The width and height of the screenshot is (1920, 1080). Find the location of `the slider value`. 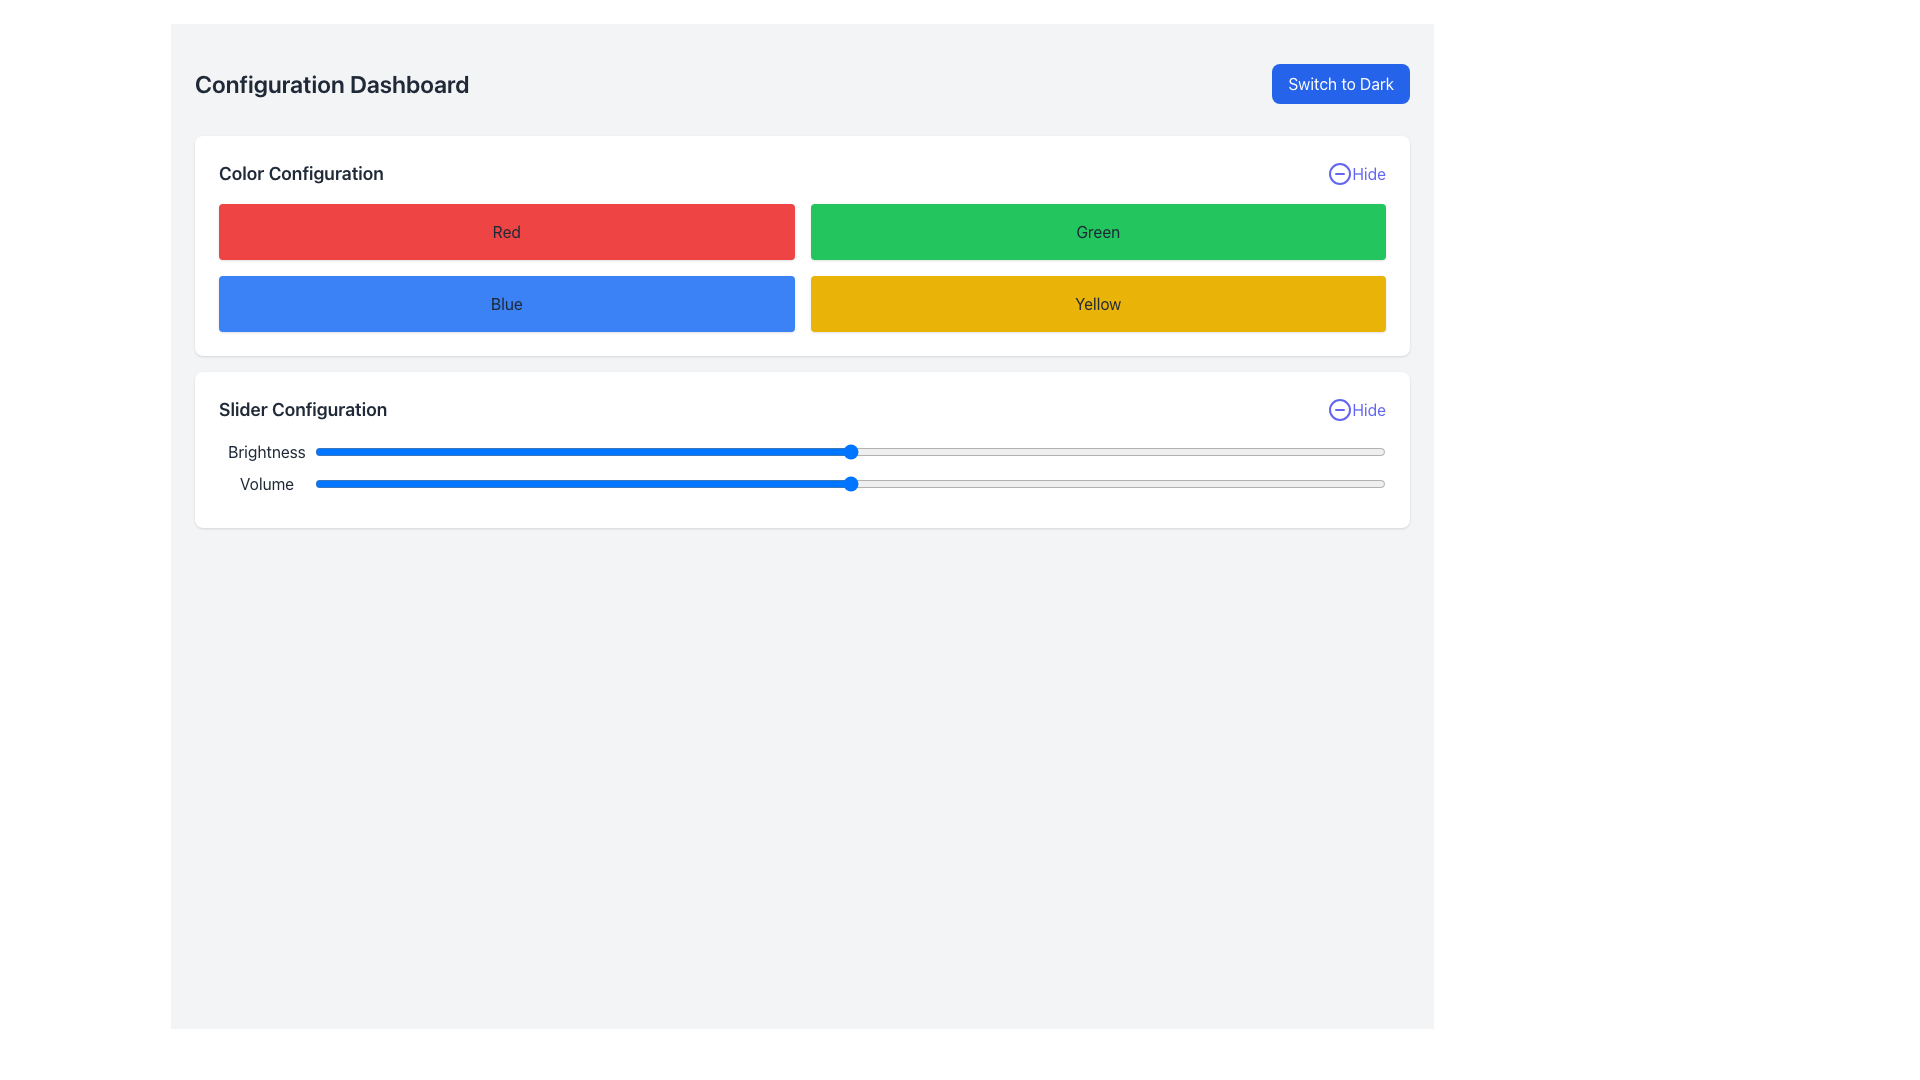

the slider value is located at coordinates (1053, 483).